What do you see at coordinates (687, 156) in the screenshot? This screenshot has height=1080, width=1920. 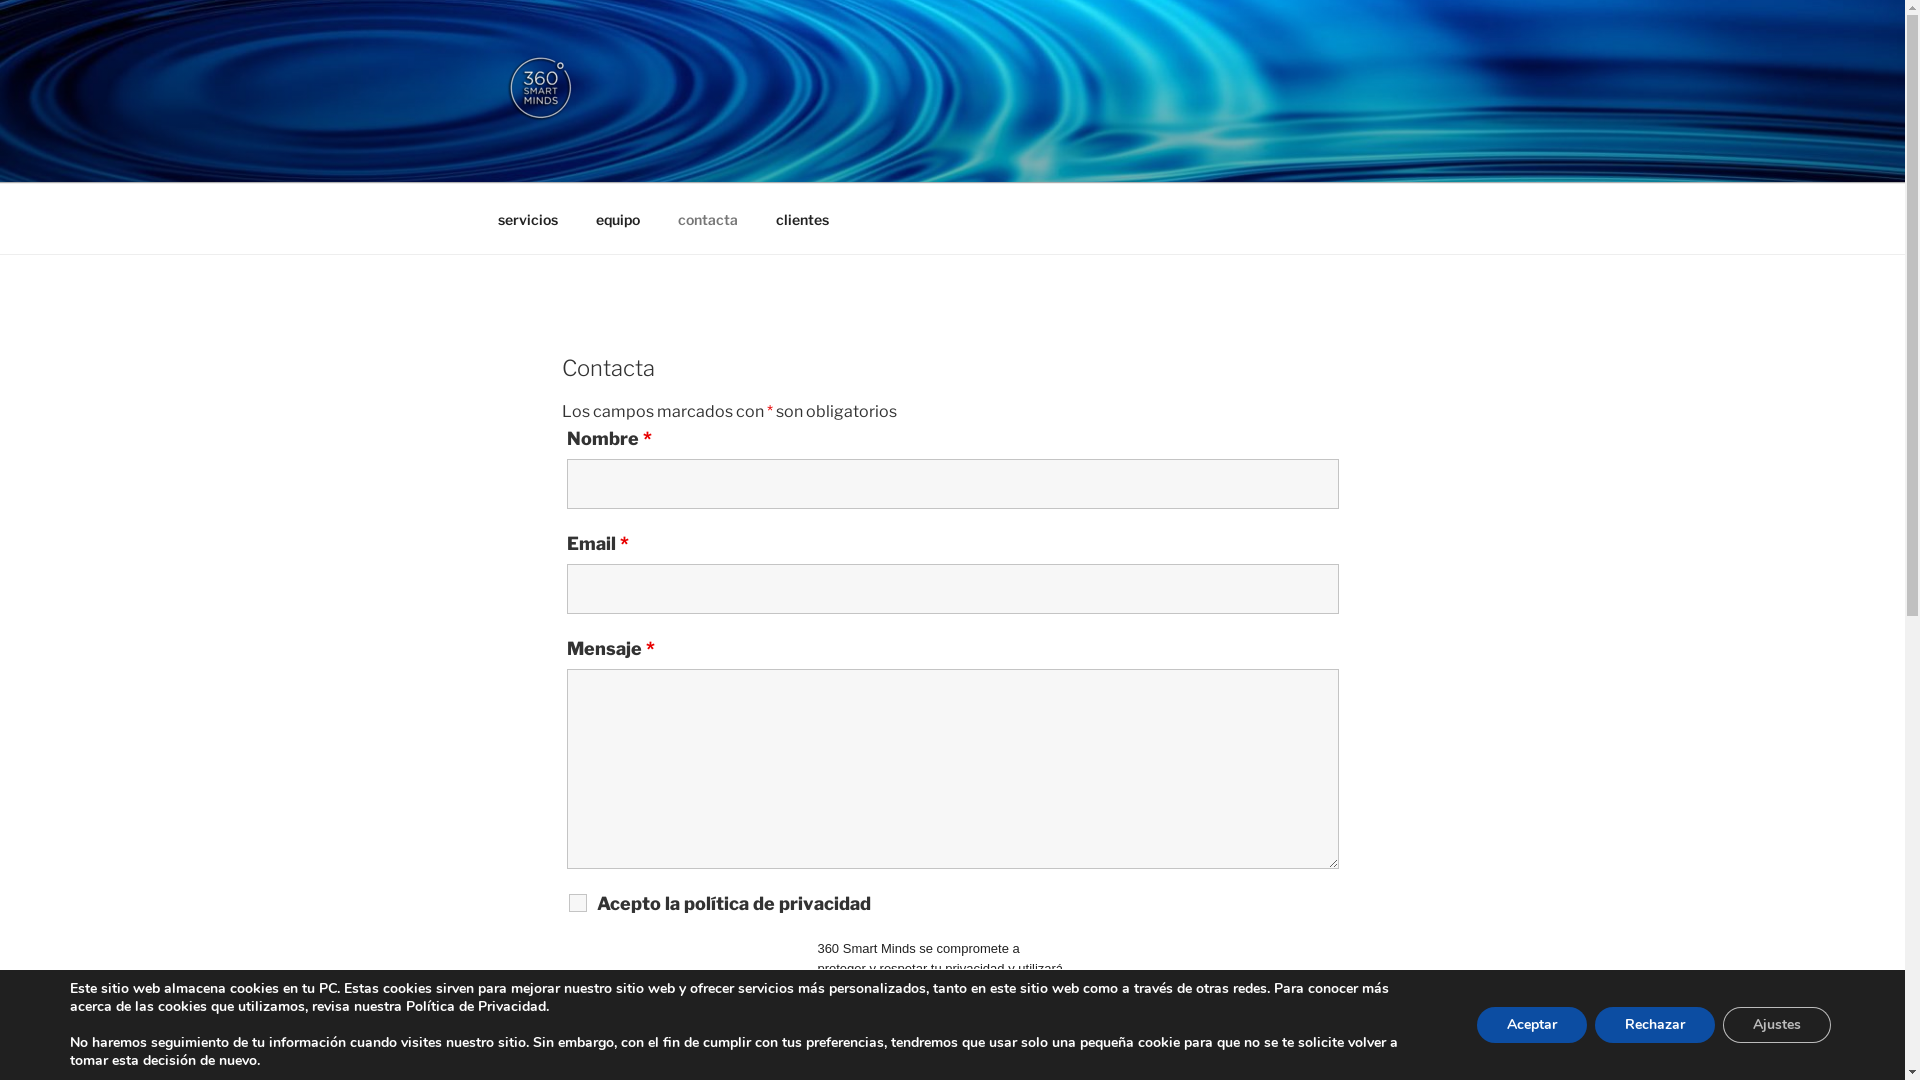 I see `'360SMARTMINDS'` at bounding box center [687, 156].